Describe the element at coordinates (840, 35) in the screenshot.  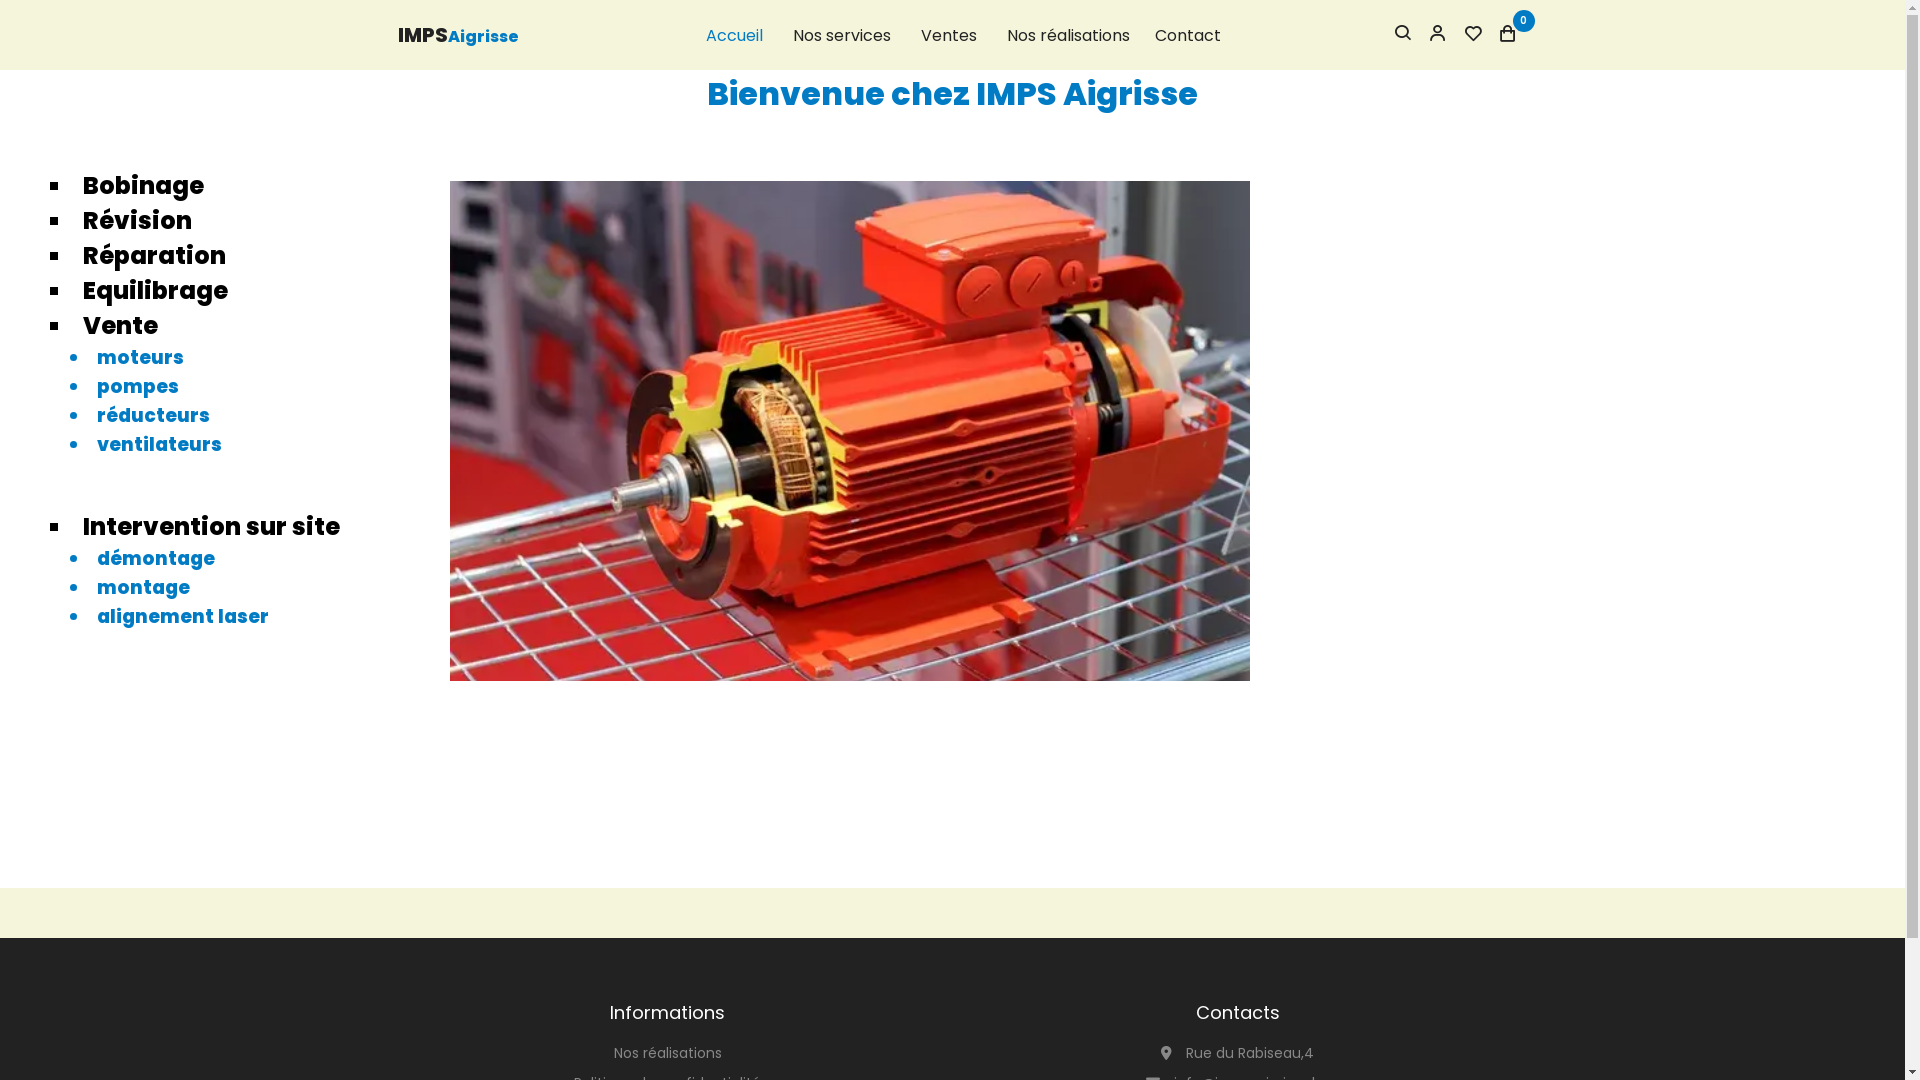
I see `'Nos services'` at that location.